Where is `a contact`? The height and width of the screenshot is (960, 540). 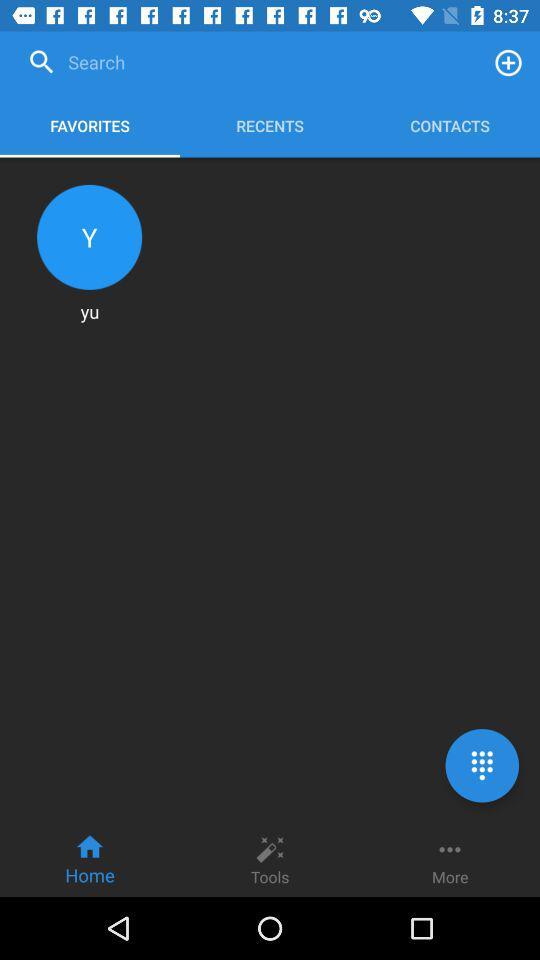 a contact is located at coordinates (508, 62).